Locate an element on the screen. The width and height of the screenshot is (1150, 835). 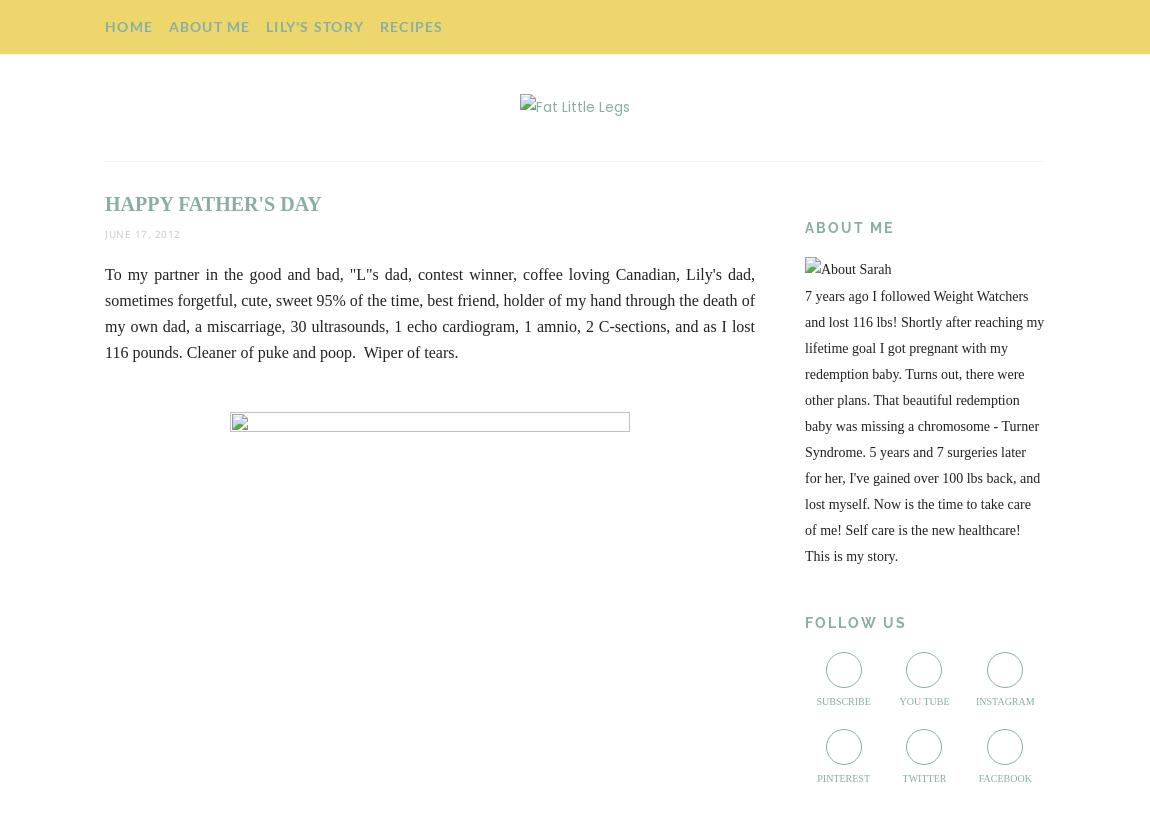
'June 17, 2012' is located at coordinates (141, 232).